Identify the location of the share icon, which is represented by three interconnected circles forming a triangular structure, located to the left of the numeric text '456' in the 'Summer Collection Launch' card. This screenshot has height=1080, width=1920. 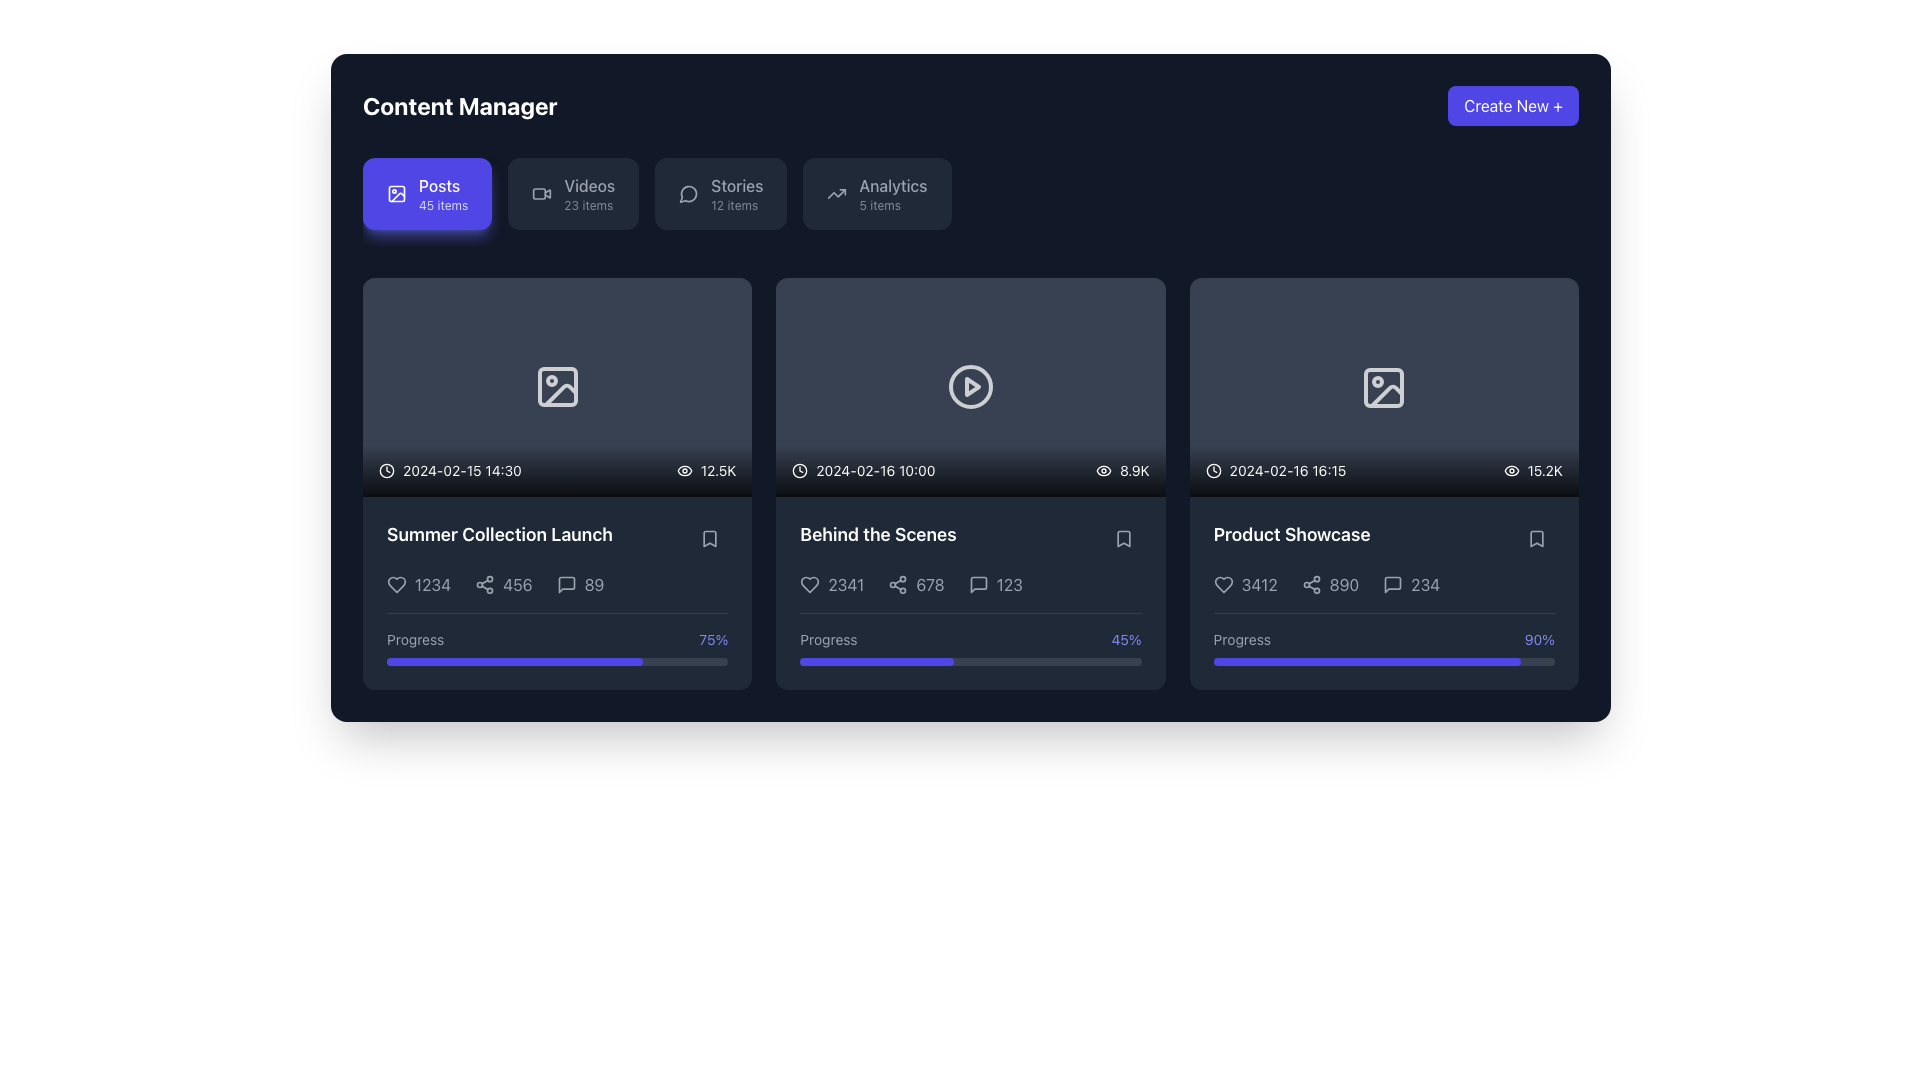
(485, 584).